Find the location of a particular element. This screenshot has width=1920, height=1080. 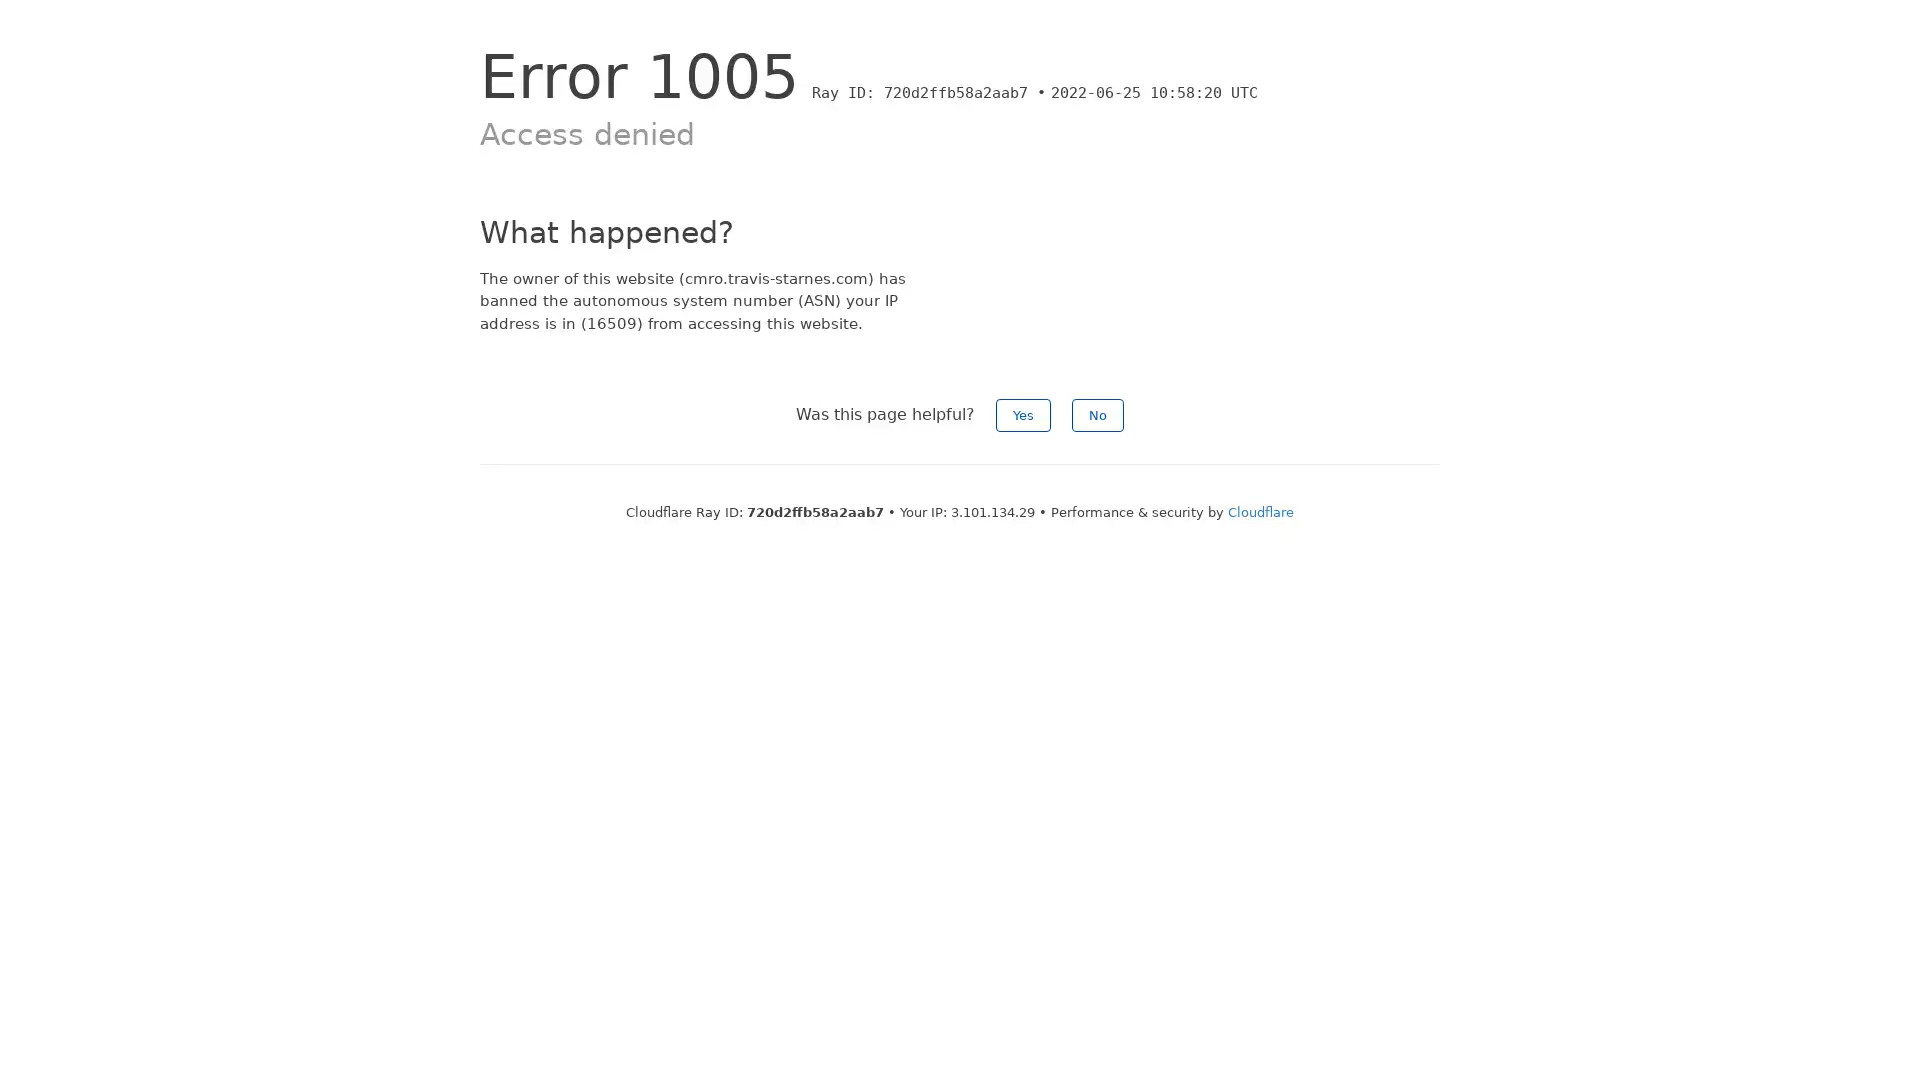

No is located at coordinates (1097, 414).